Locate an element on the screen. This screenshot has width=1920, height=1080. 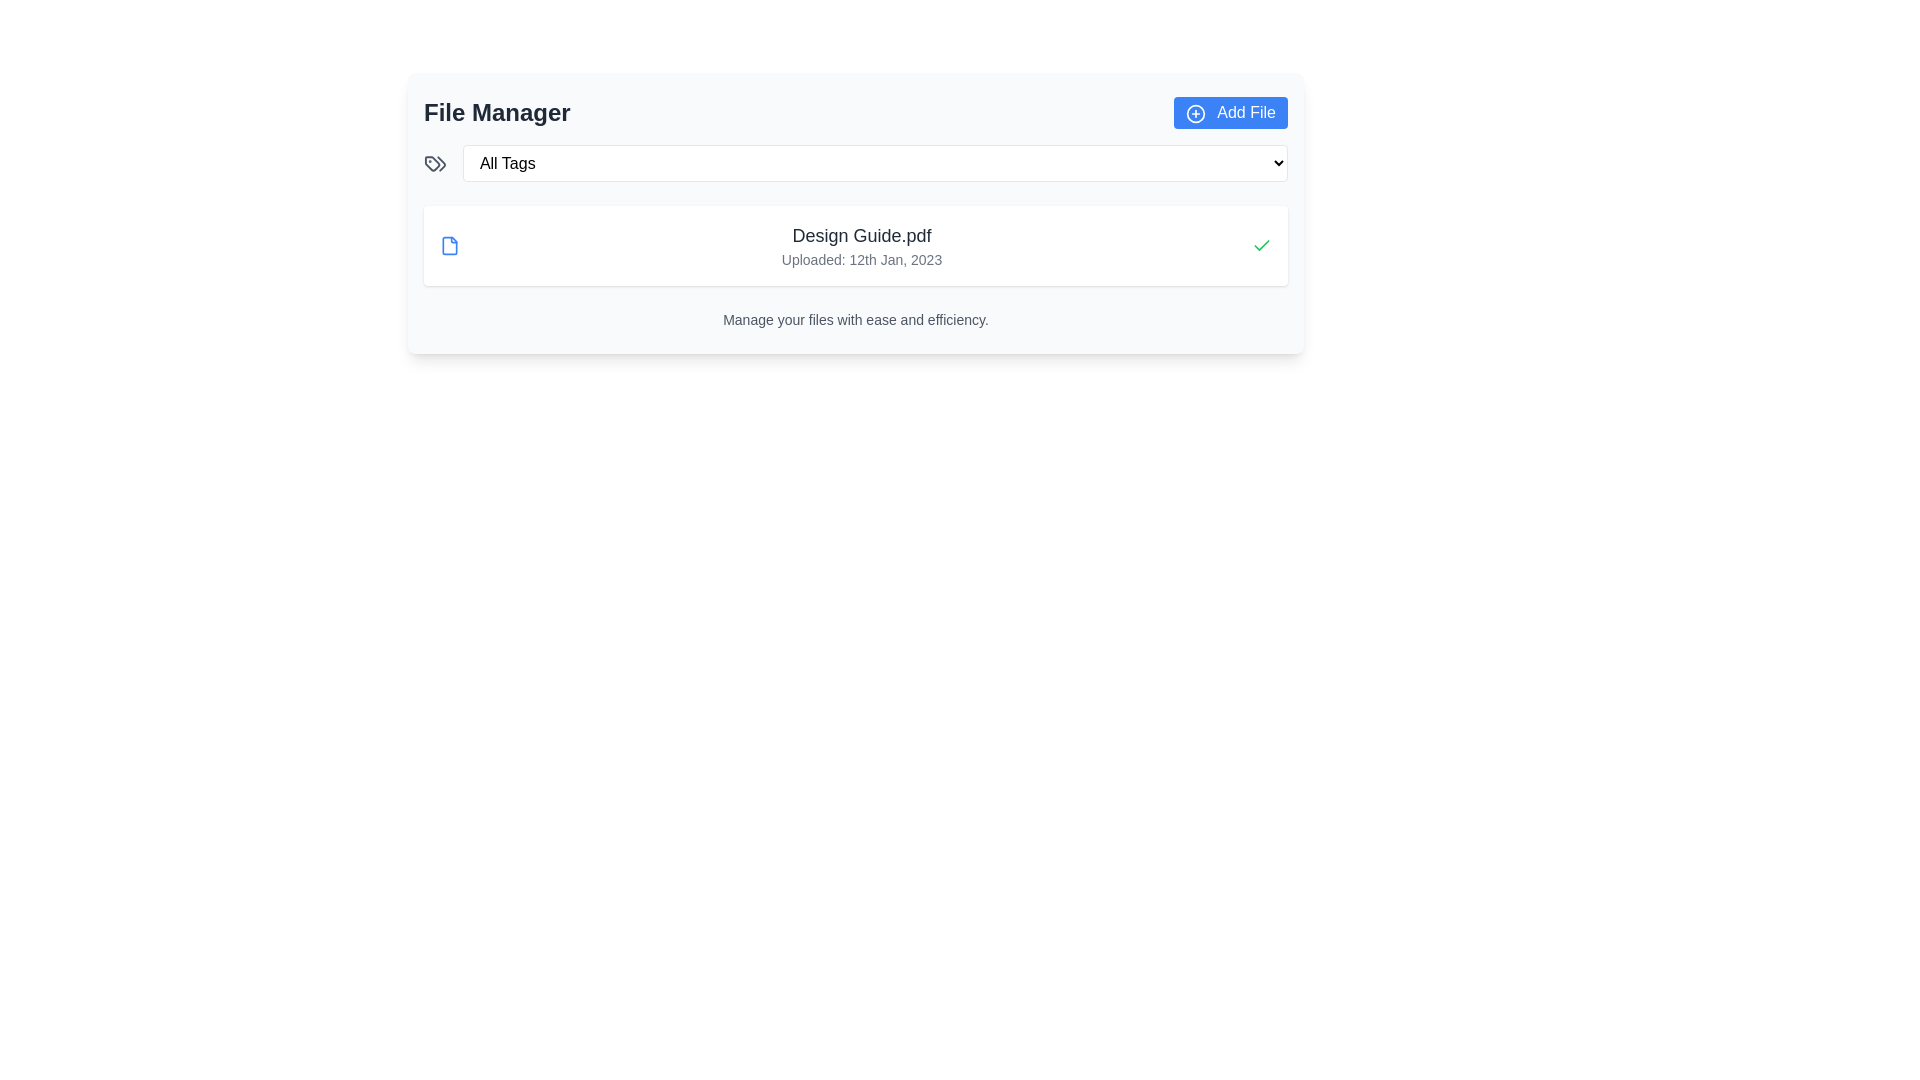
the informational text at the bottom of the 'File Manager' section, which describes the purpose of the feature is located at coordinates (855, 319).